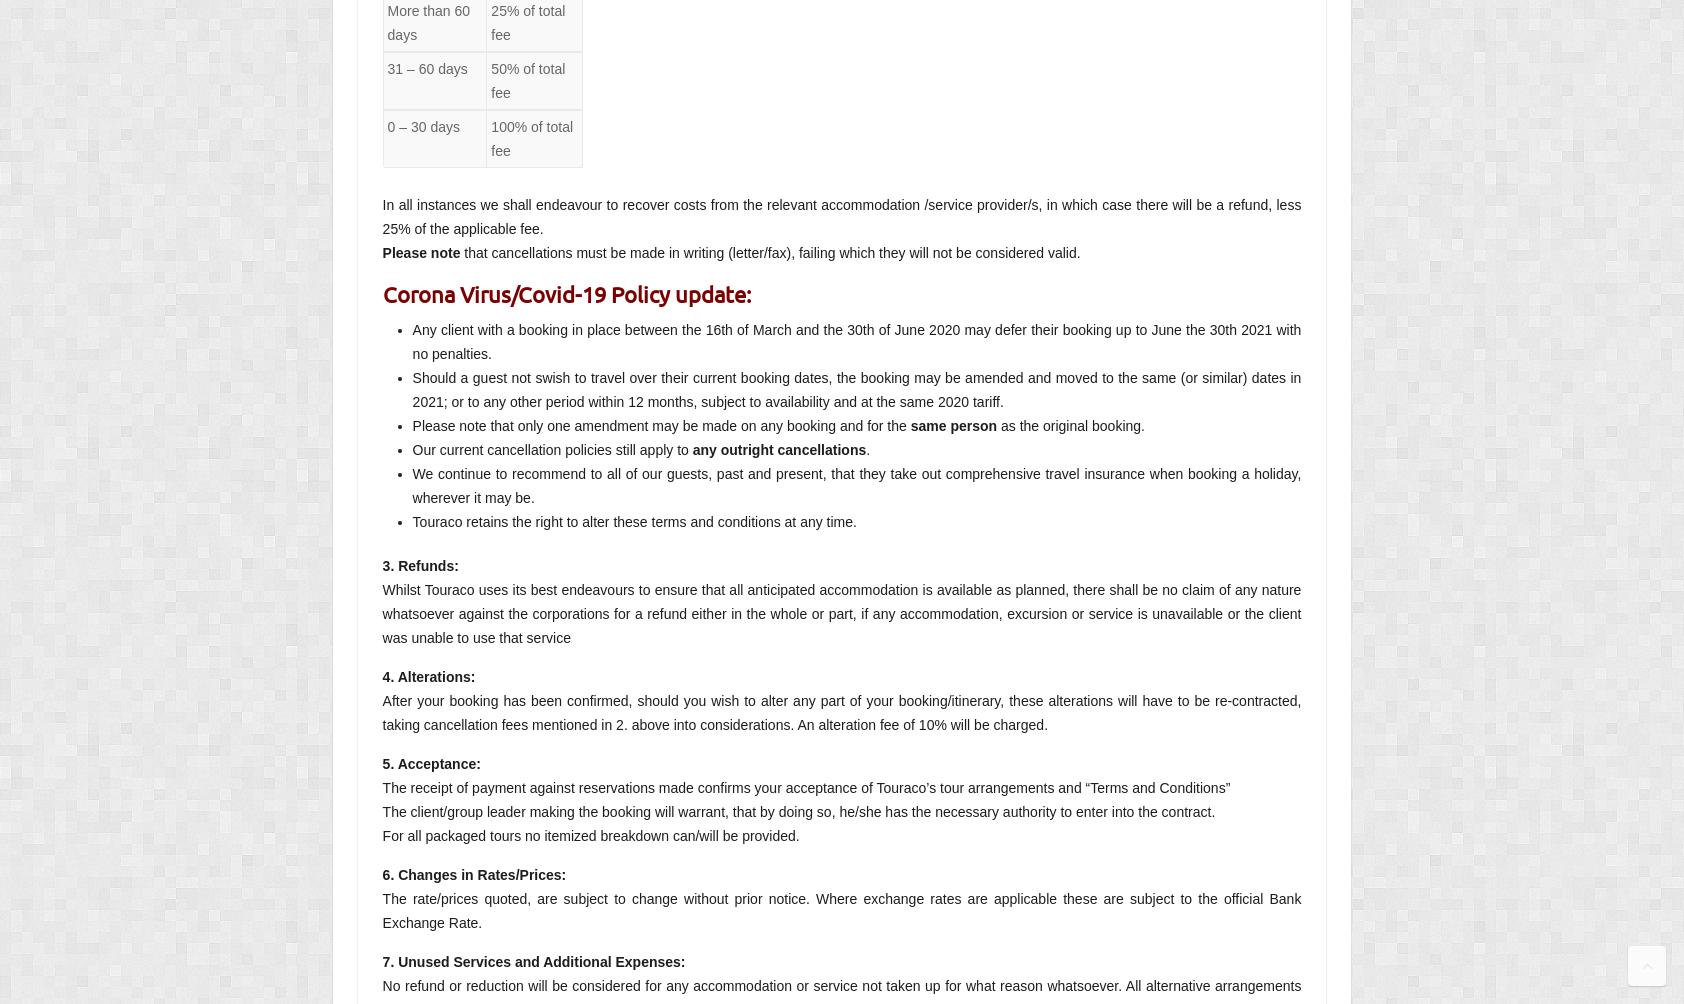 This screenshot has width=1684, height=1004. Describe the element at coordinates (841, 215) in the screenshot. I see `'In all instances we shall endeavour to recover costs from the relevant accommodation /service provider/s, in which case there will be a refund, less 25% of the applicable fee.'` at that location.